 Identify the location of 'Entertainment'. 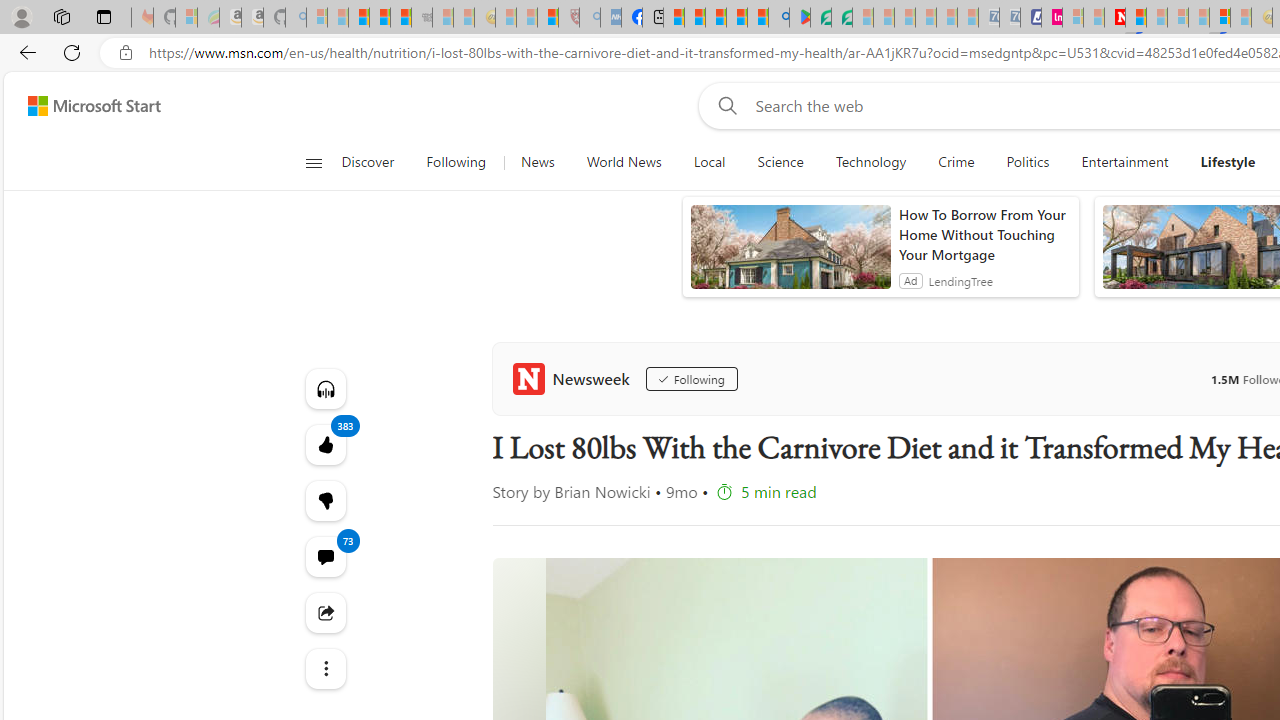
(1125, 162).